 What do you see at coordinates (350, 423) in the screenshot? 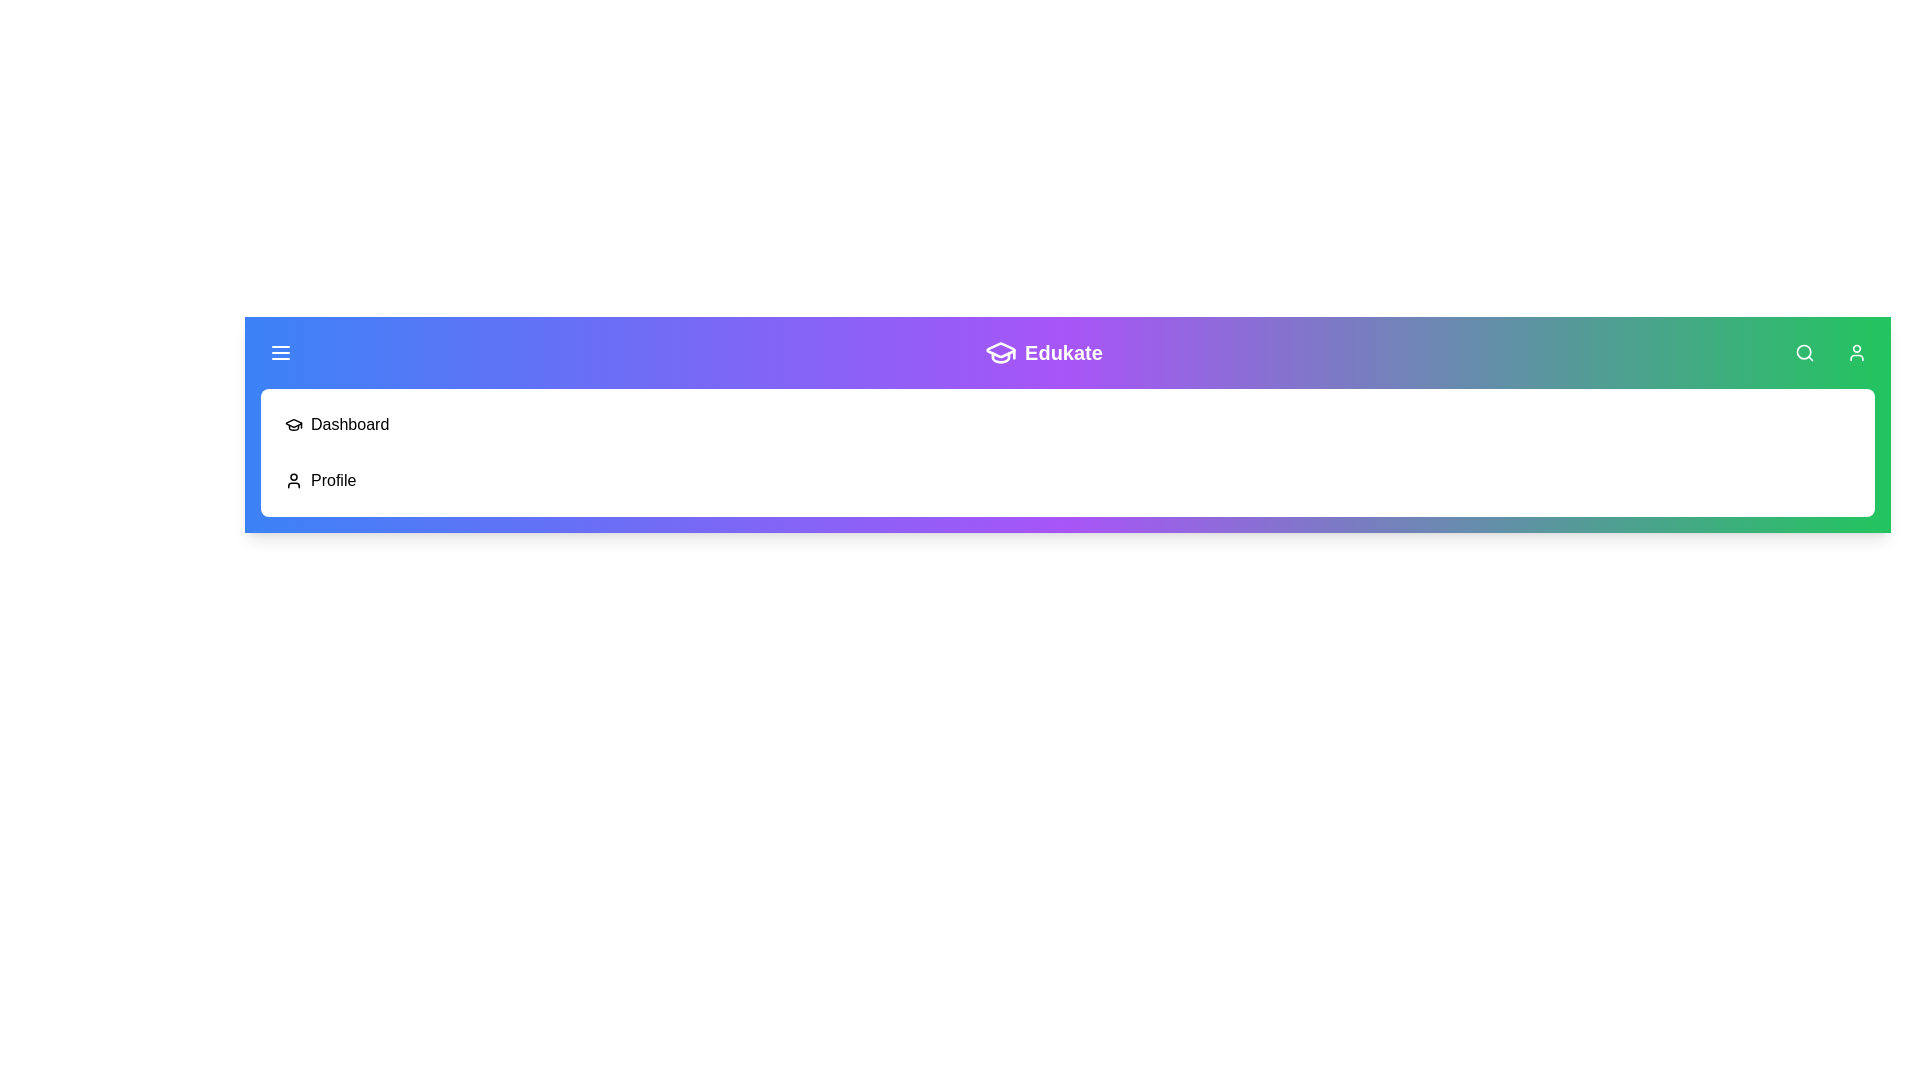
I see `the Dashboard navigation item in the menu` at bounding box center [350, 423].